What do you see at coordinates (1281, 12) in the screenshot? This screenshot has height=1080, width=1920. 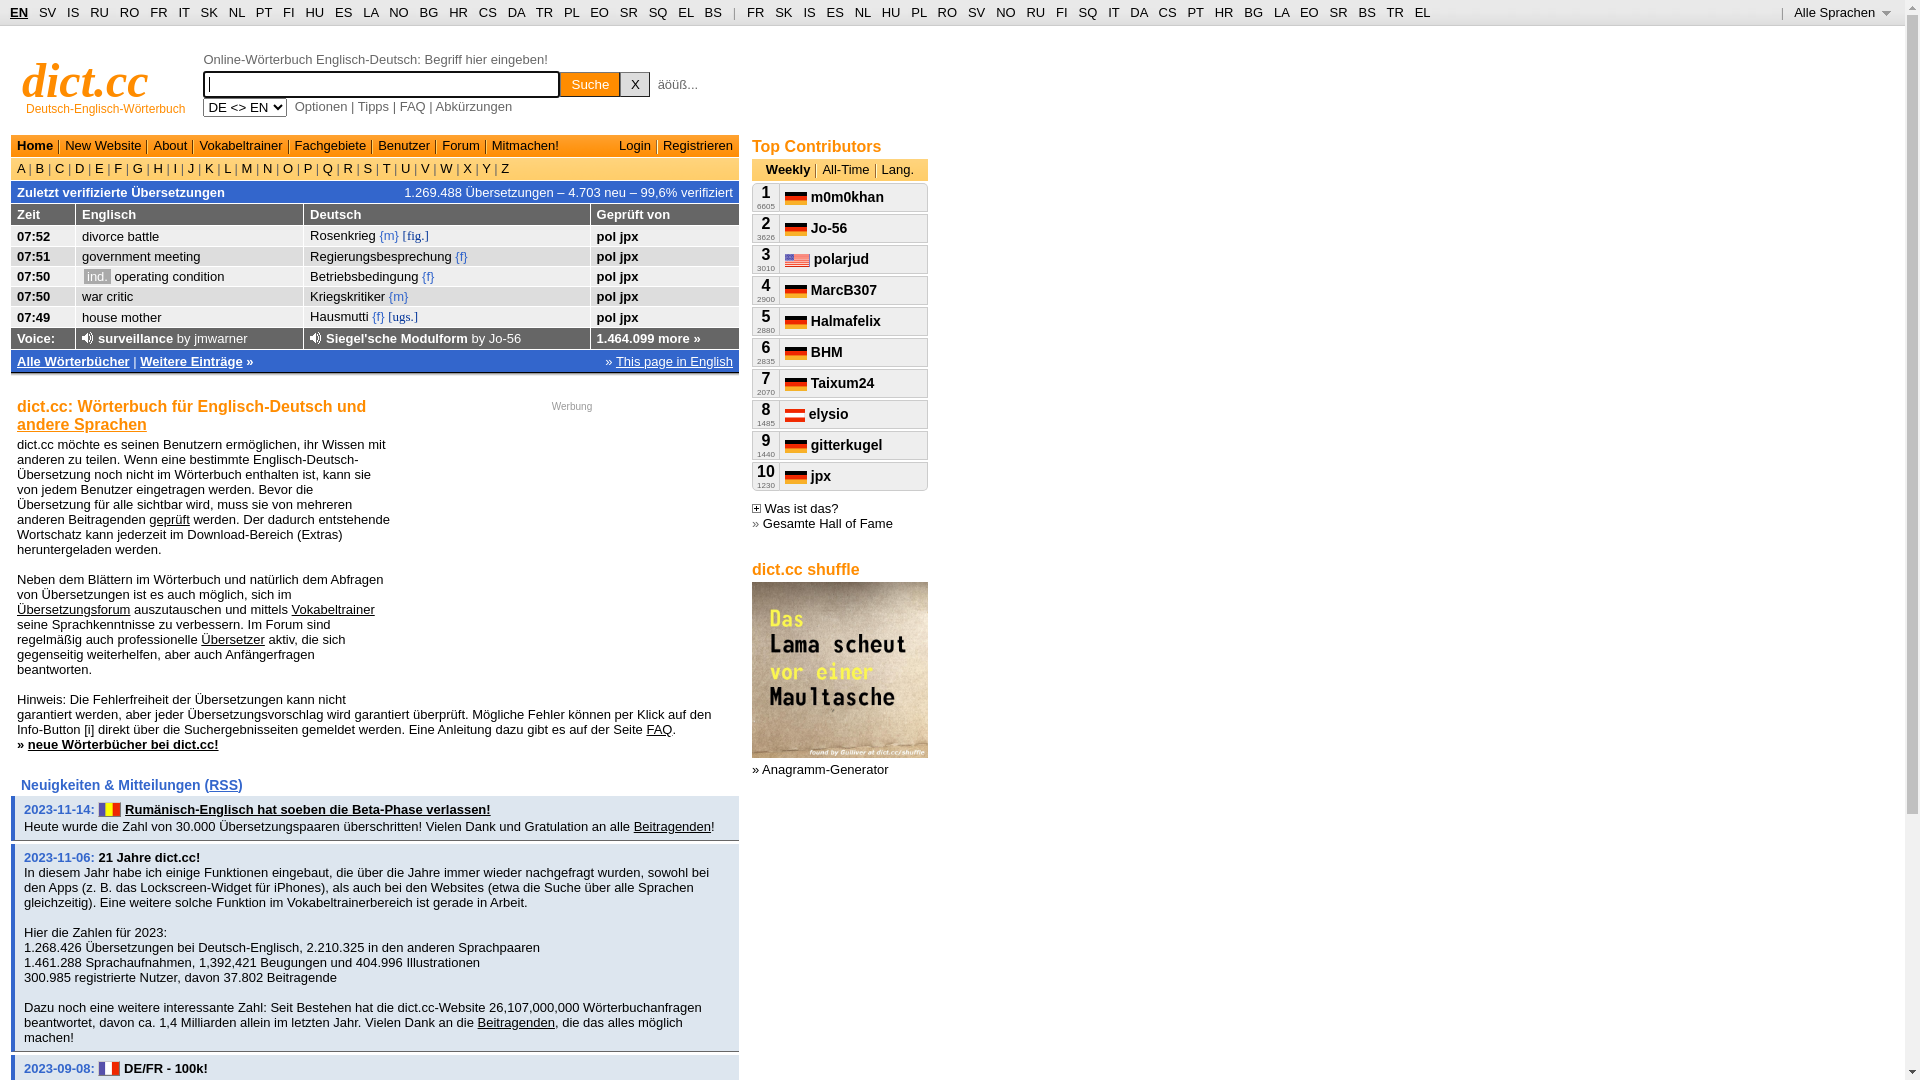 I see `'LA'` at bounding box center [1281, 12].